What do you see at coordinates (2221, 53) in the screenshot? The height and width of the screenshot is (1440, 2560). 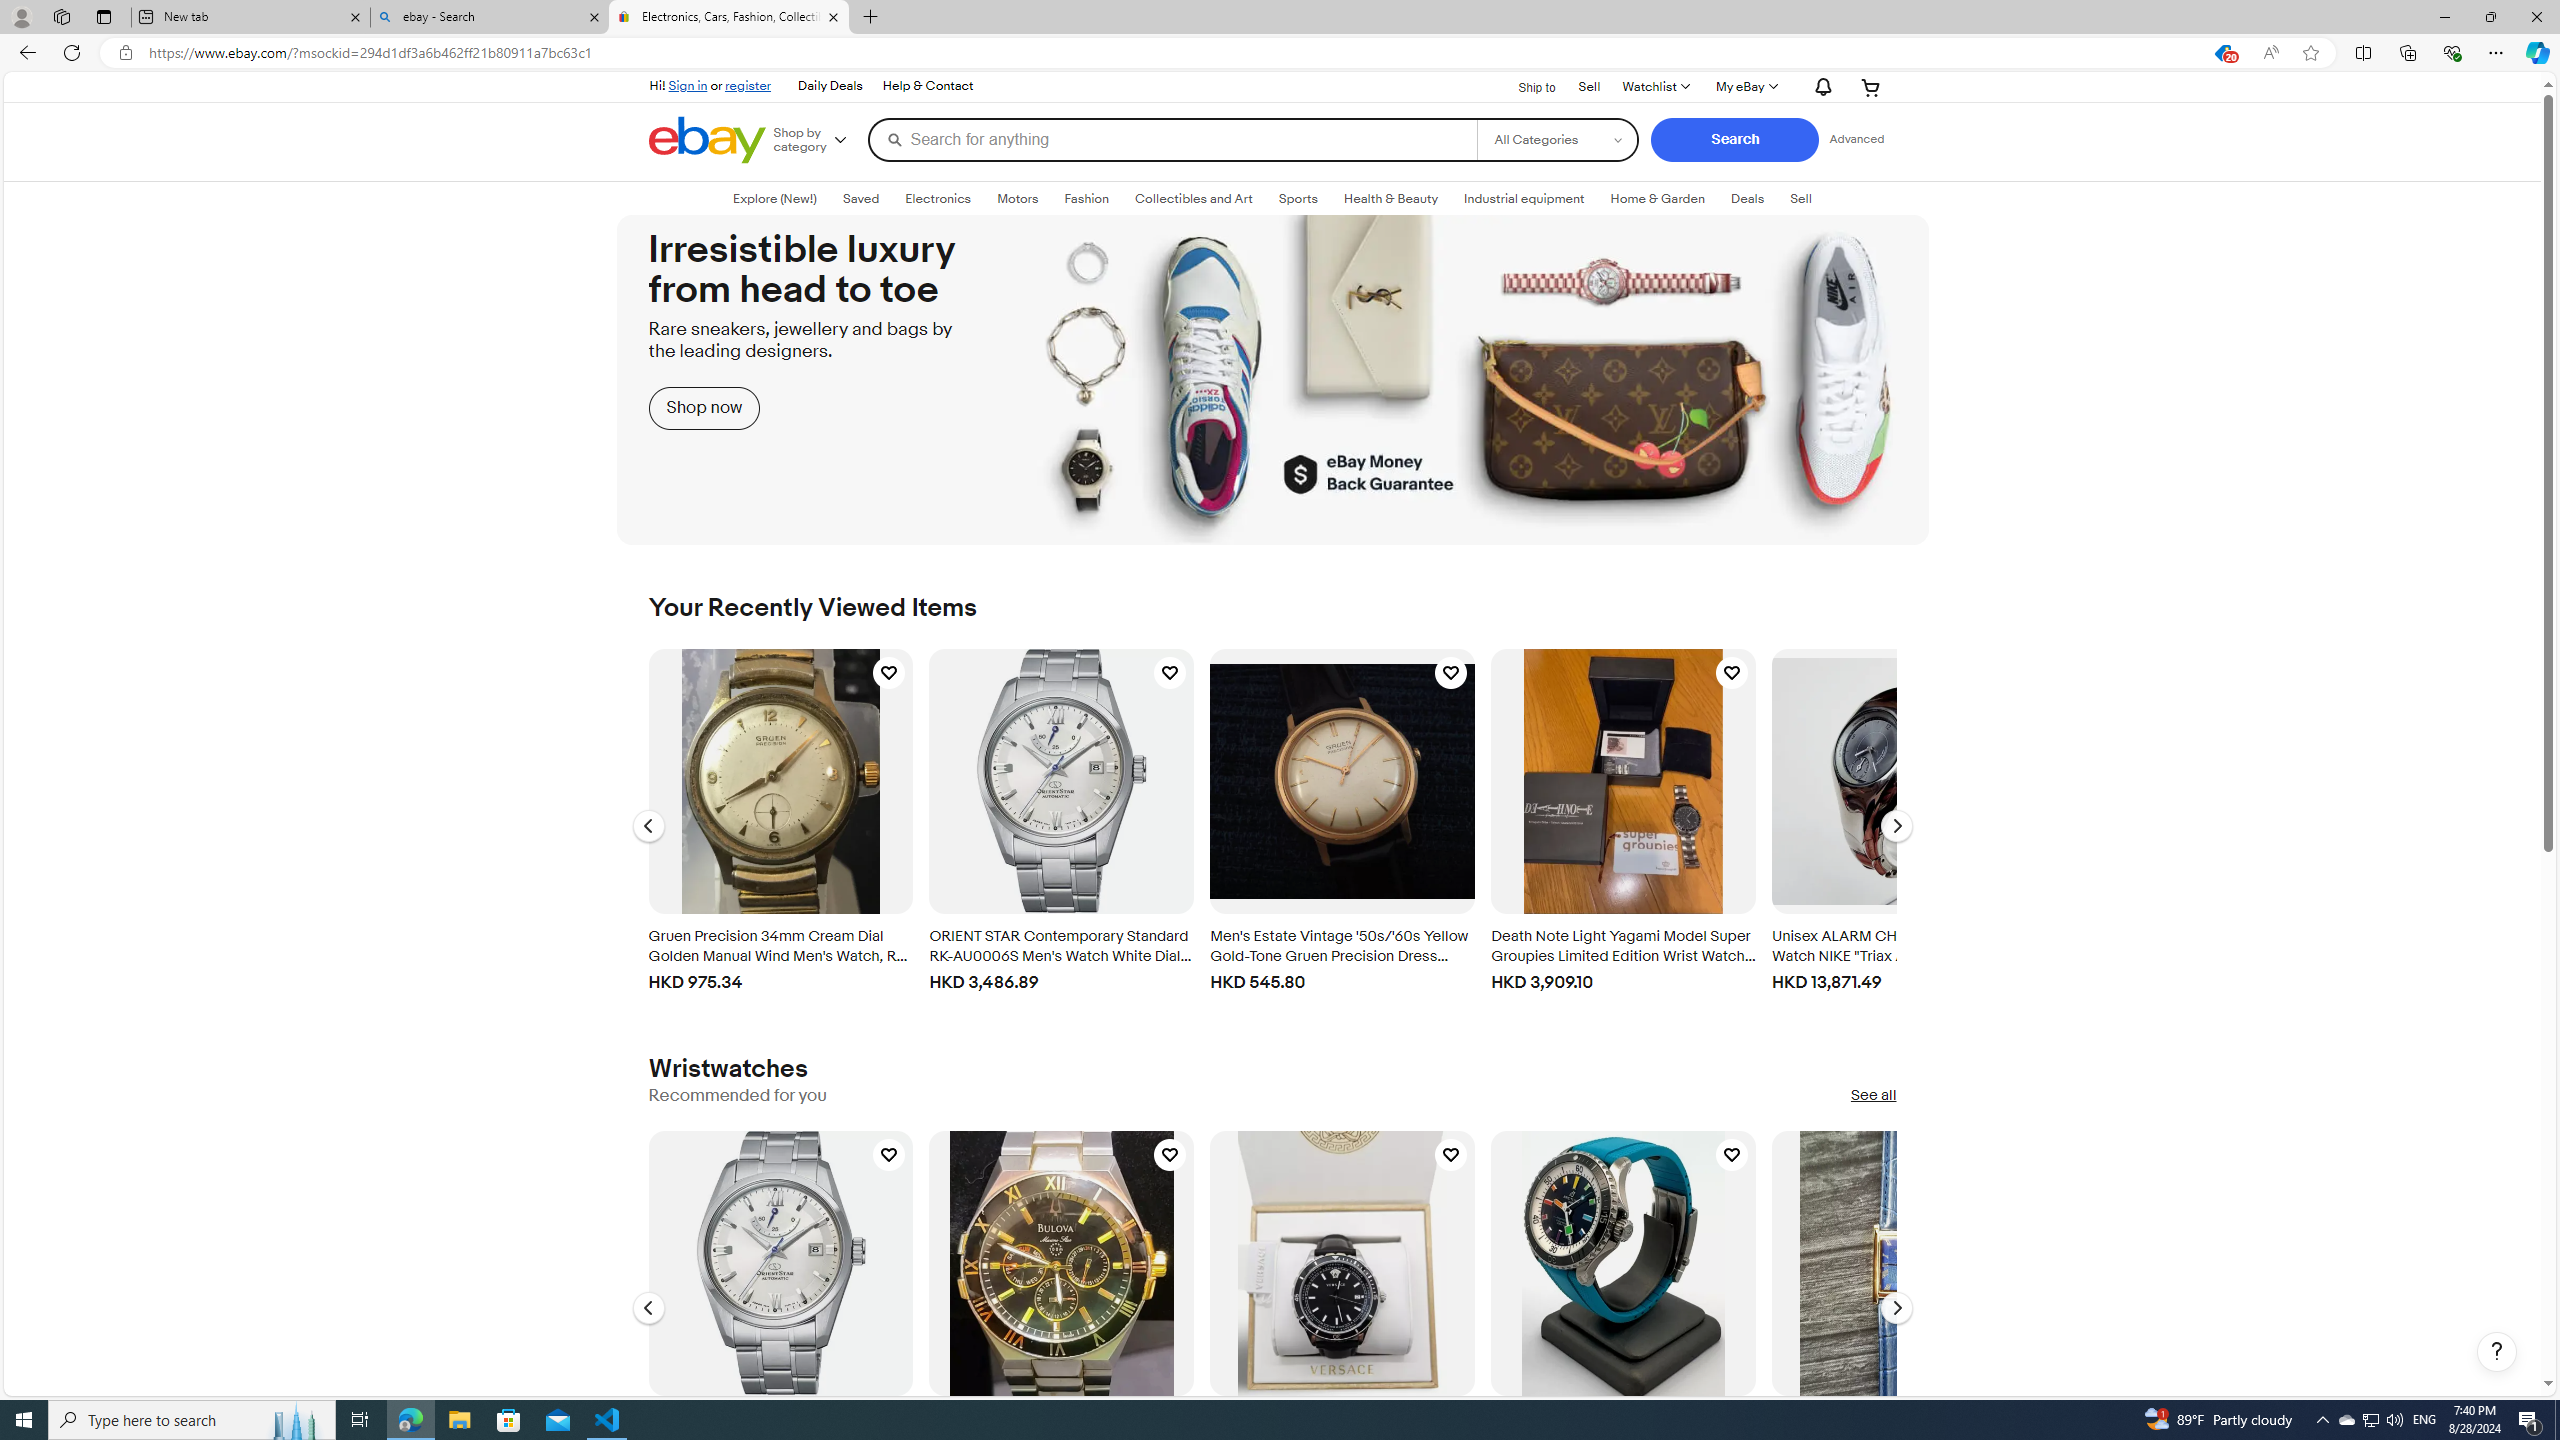 I see `'This site has coupons! Shopping in Microsoft Edge, 20'` at bounding box center [2221, 53].